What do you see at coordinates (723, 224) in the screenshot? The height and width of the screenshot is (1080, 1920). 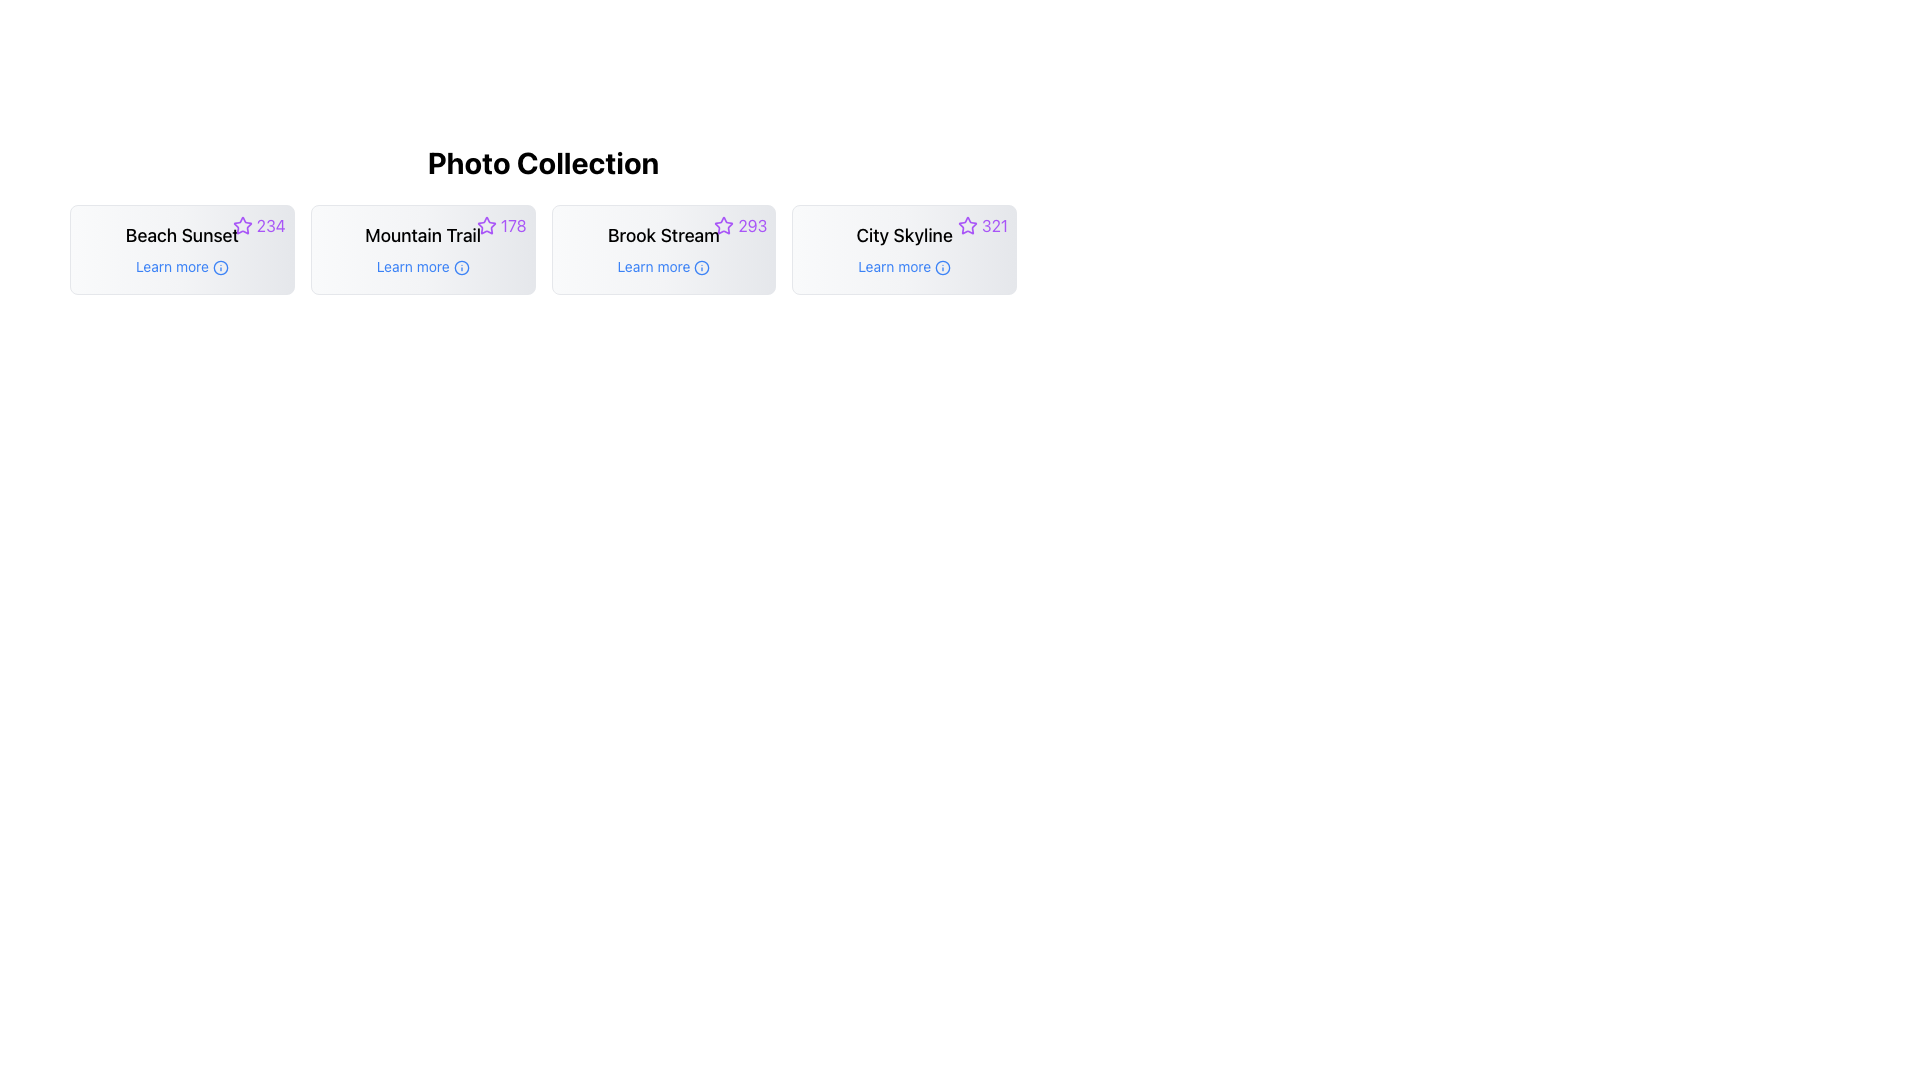 I see `the star rating icon next to the 'Brook Stream' text to favorite or unfavorite the associated collection` at bounding box center [723, 224].